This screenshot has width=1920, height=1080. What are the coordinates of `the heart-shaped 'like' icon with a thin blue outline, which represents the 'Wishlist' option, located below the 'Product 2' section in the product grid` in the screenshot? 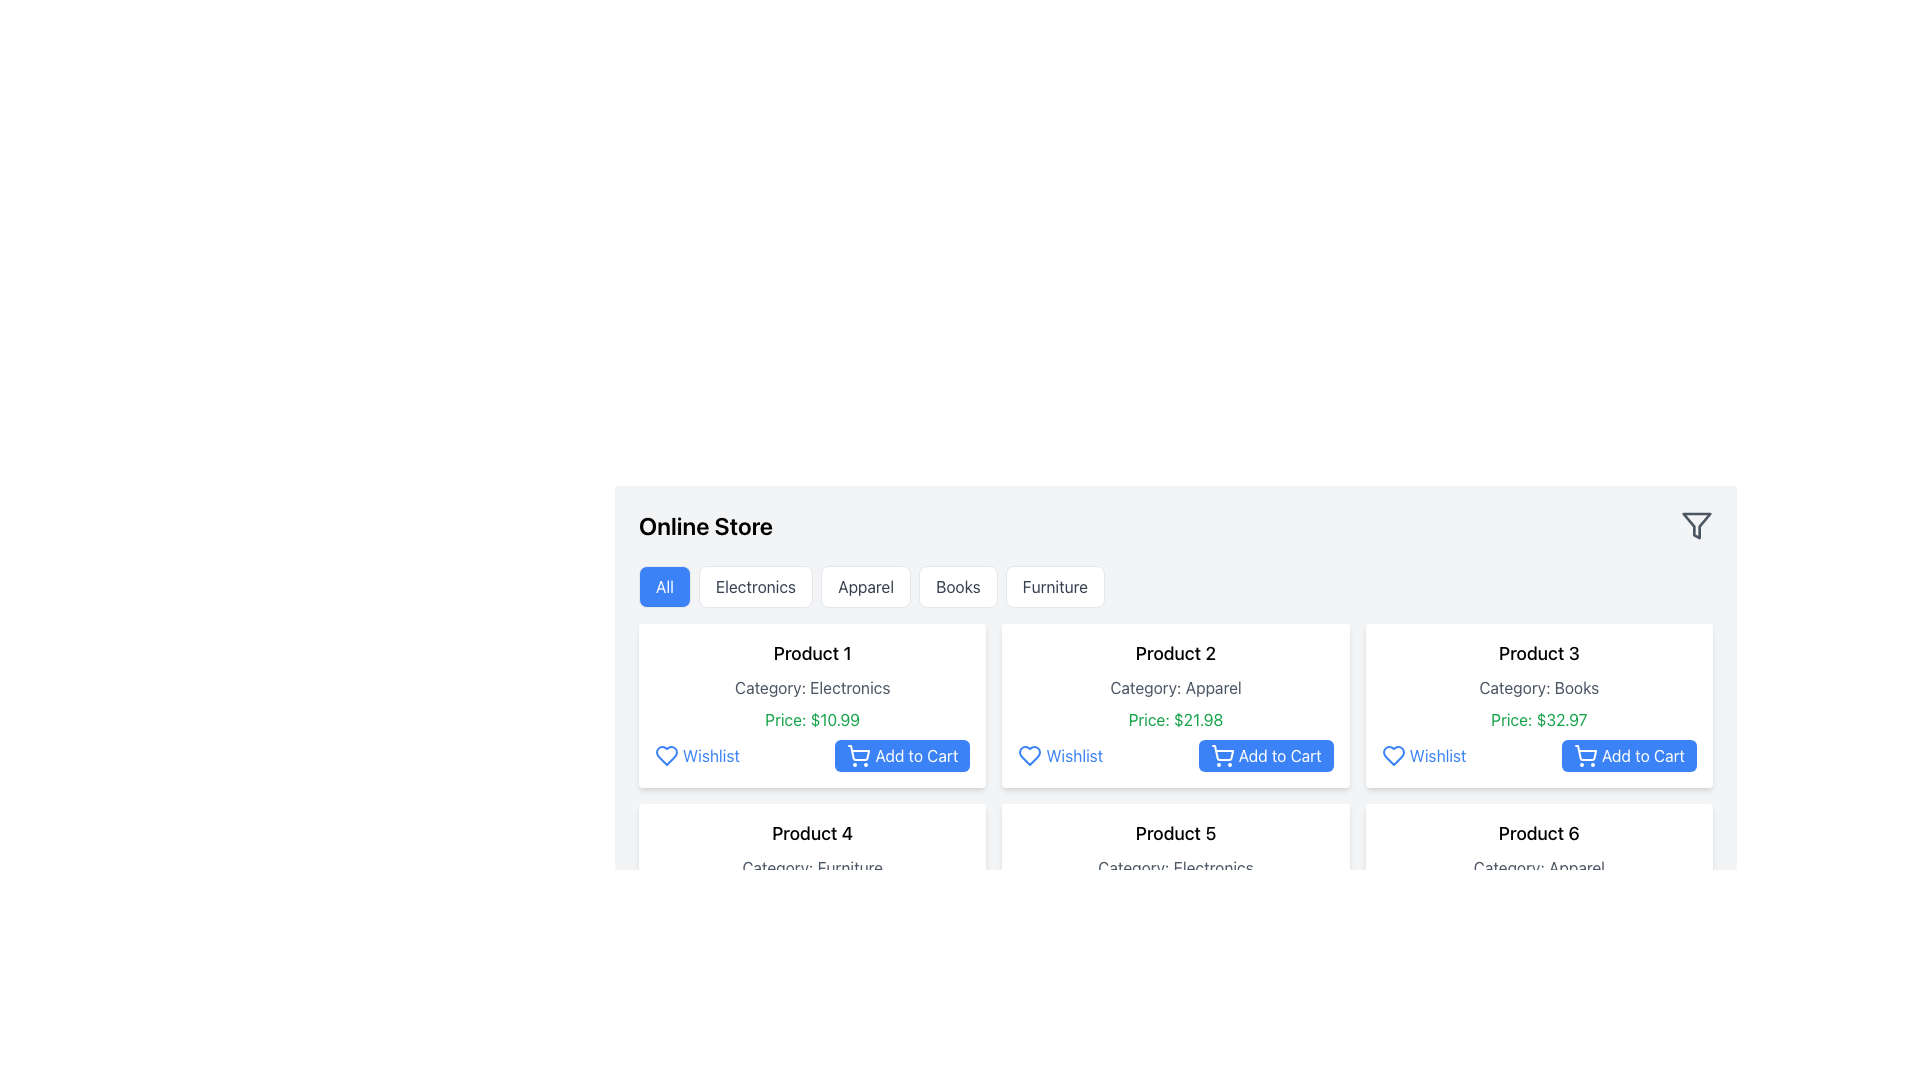 It's located at (1030, 756).